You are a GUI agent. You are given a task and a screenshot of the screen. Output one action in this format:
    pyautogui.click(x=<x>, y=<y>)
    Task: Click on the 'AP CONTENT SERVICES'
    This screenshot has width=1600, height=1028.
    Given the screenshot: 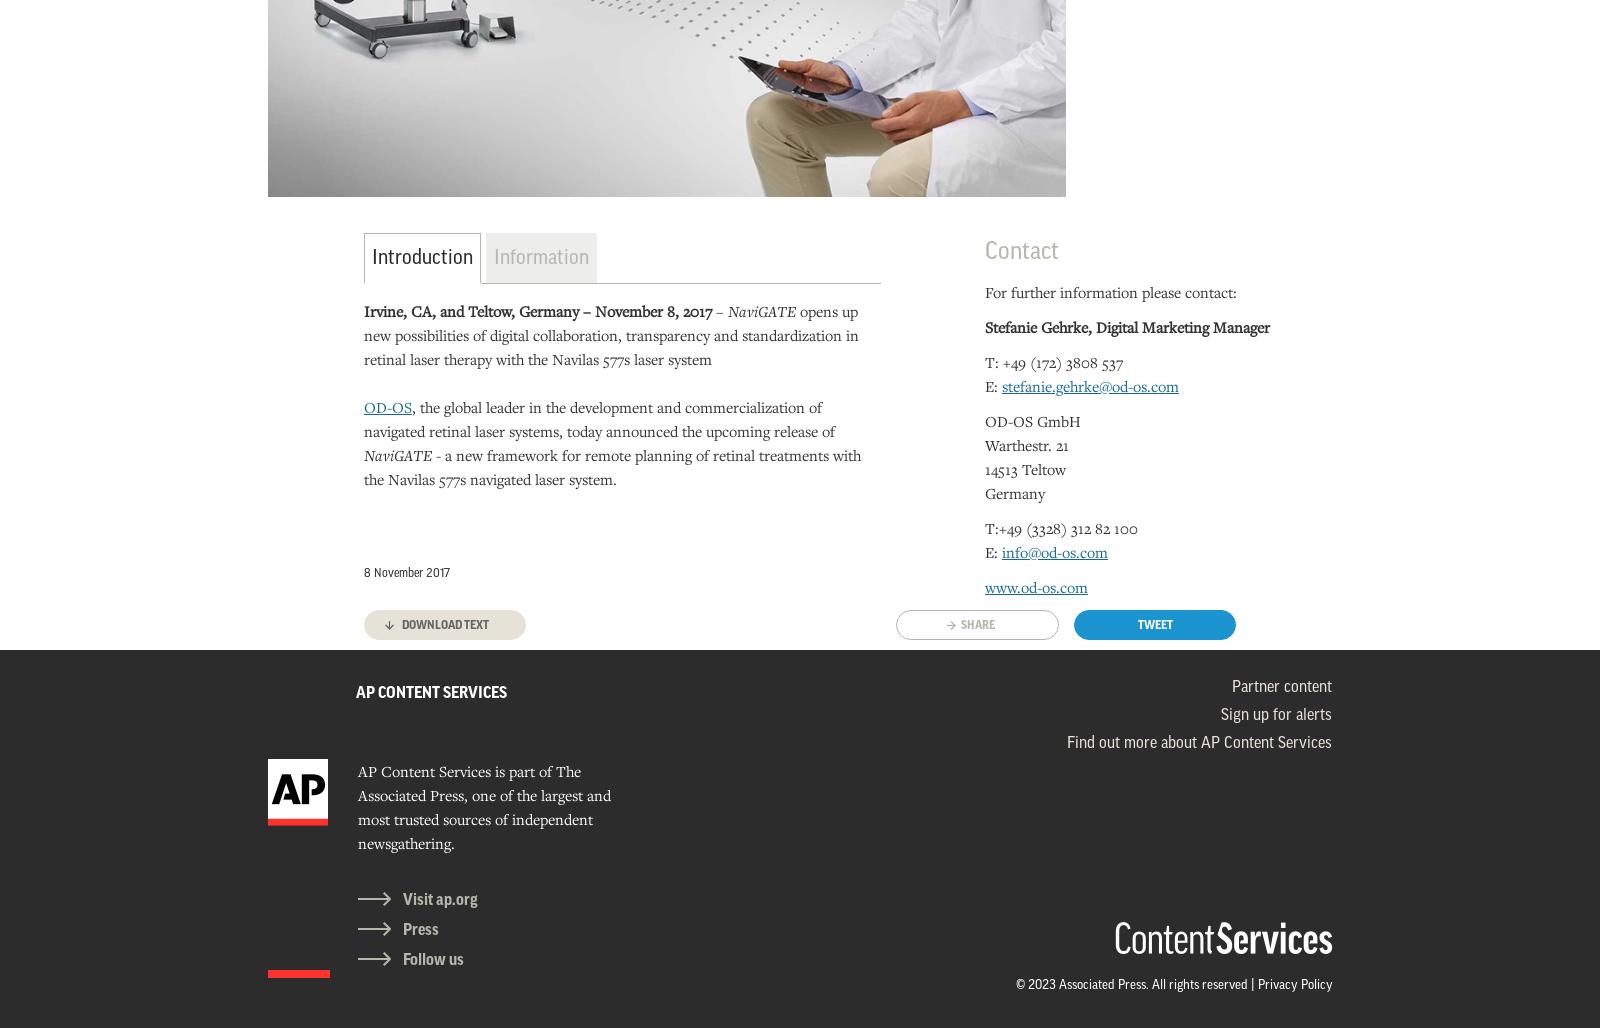 What is the action you would take?
    pyautogui.click(x=430, y=692)
    